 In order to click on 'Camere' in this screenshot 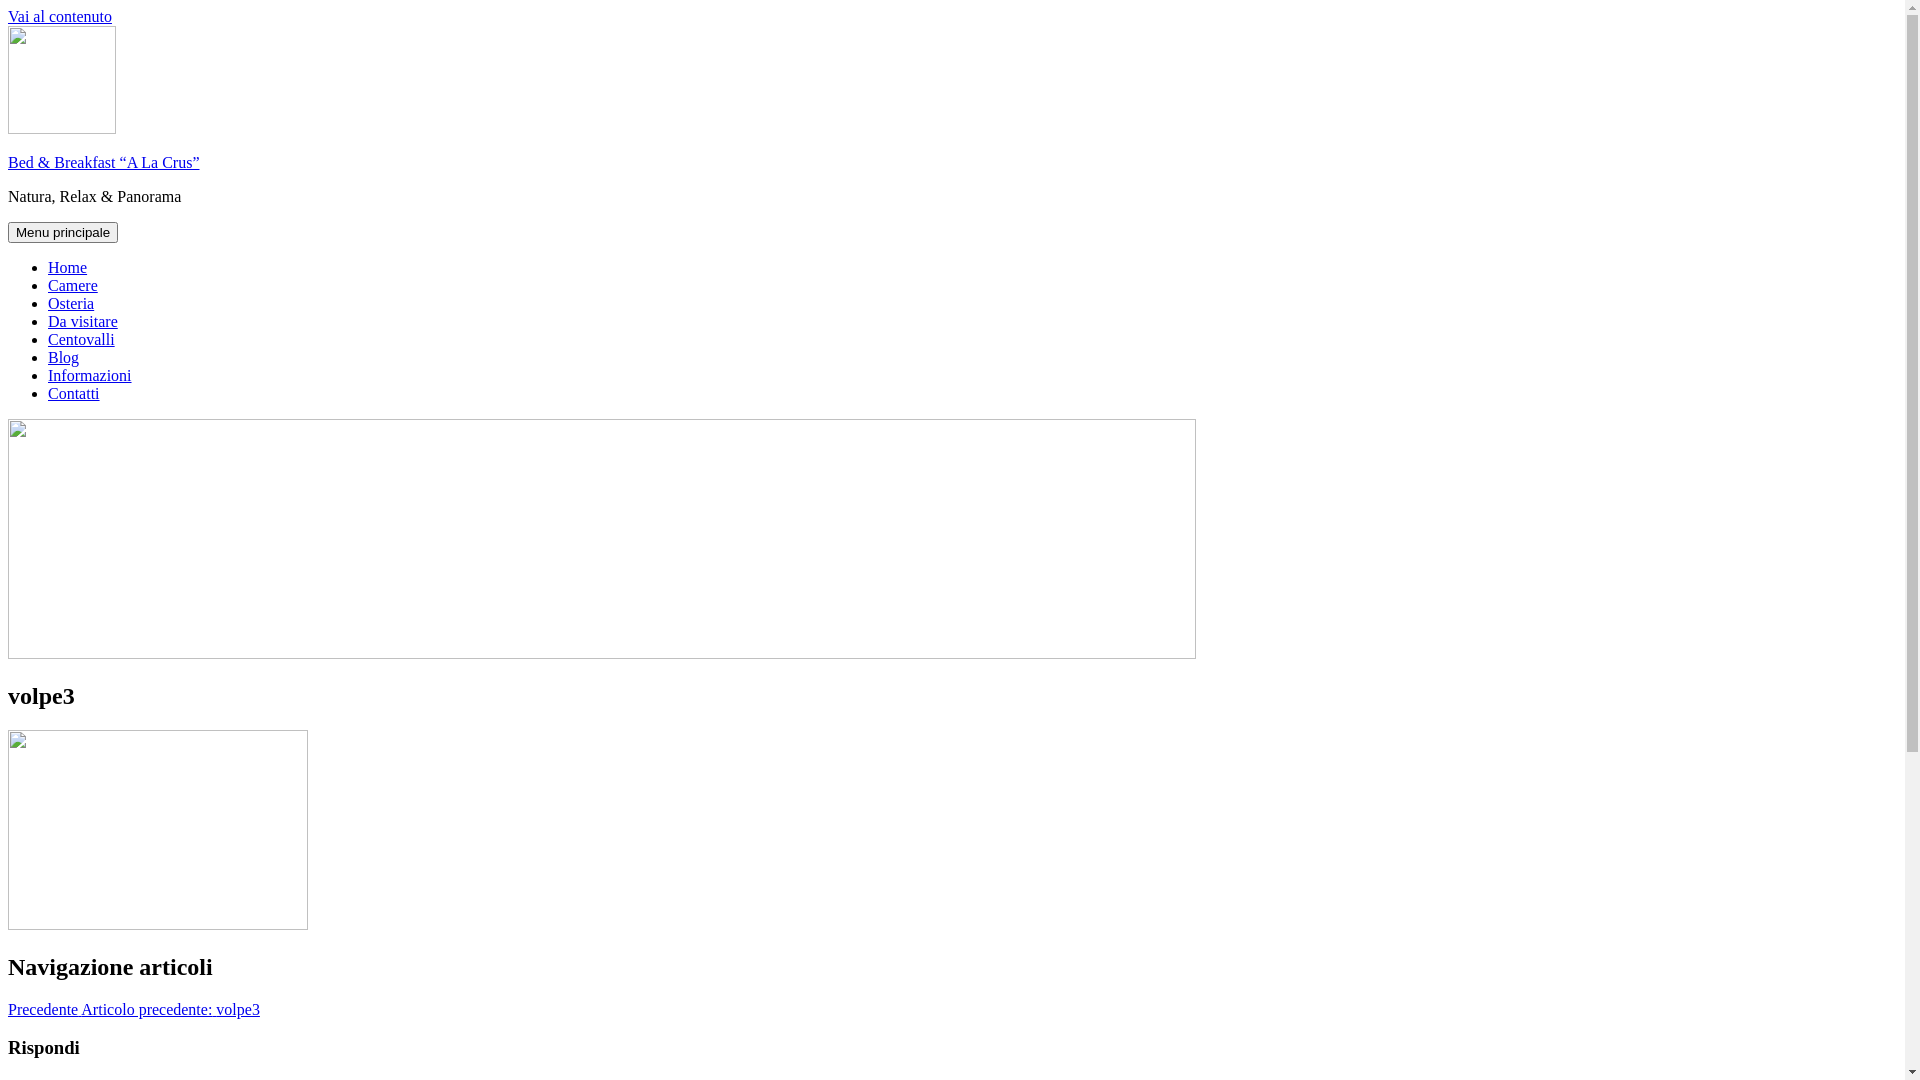, I will do `click(72, 285)`.